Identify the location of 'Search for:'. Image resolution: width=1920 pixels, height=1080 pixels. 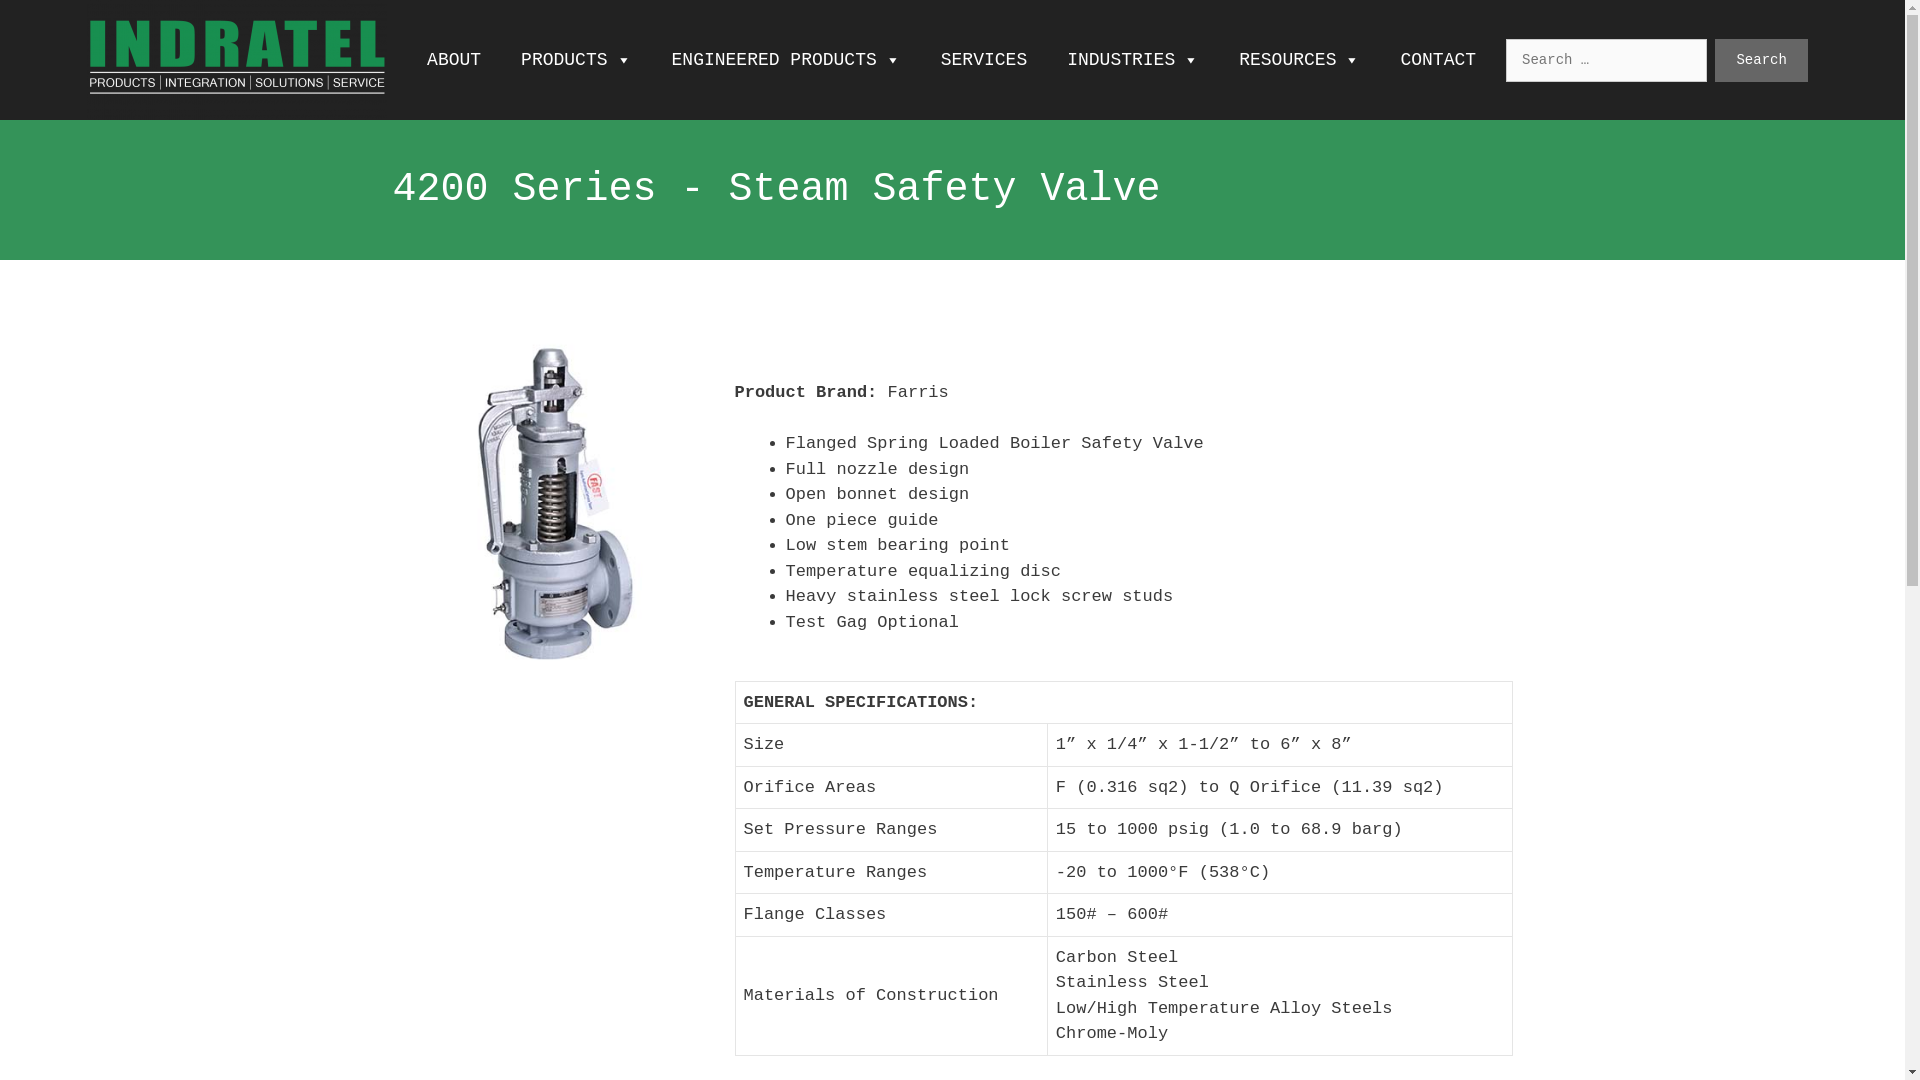
(1606, 58).